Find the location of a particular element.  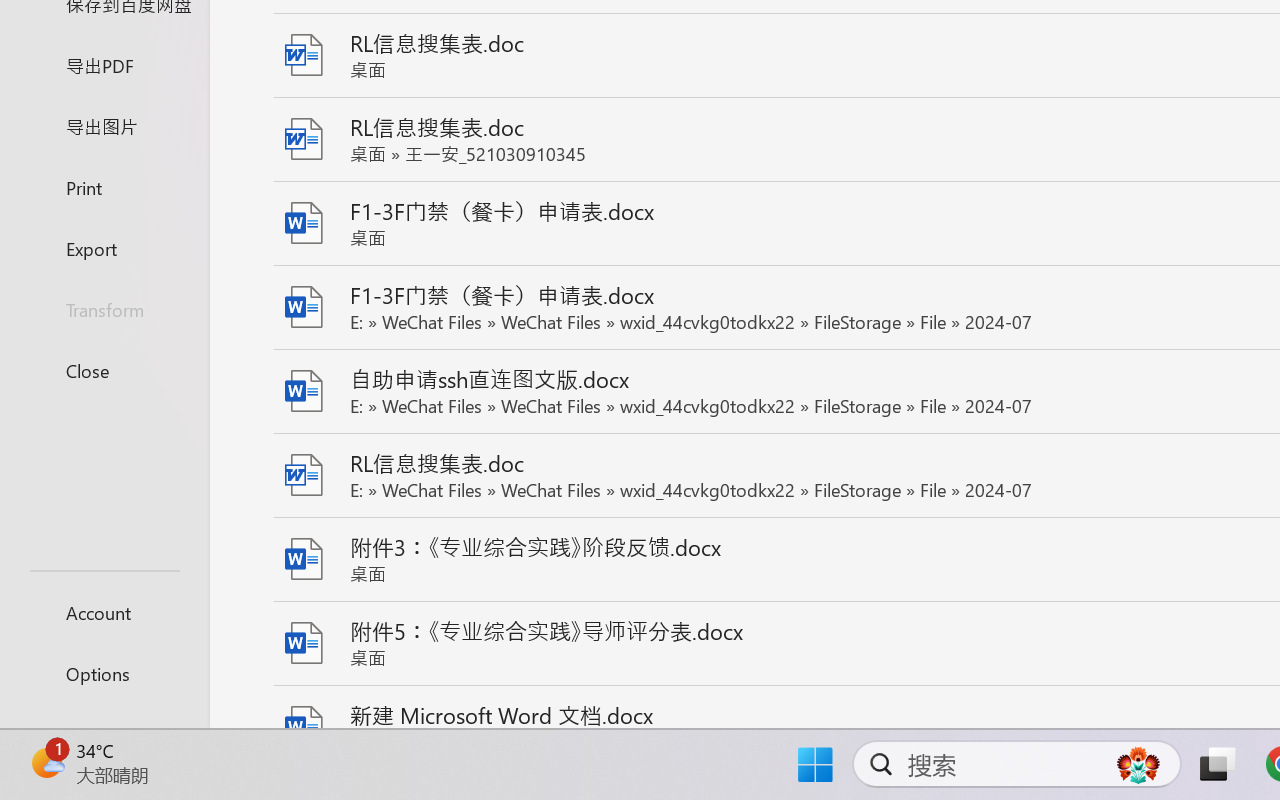

'Transform' is located at coordinates (103, 308).